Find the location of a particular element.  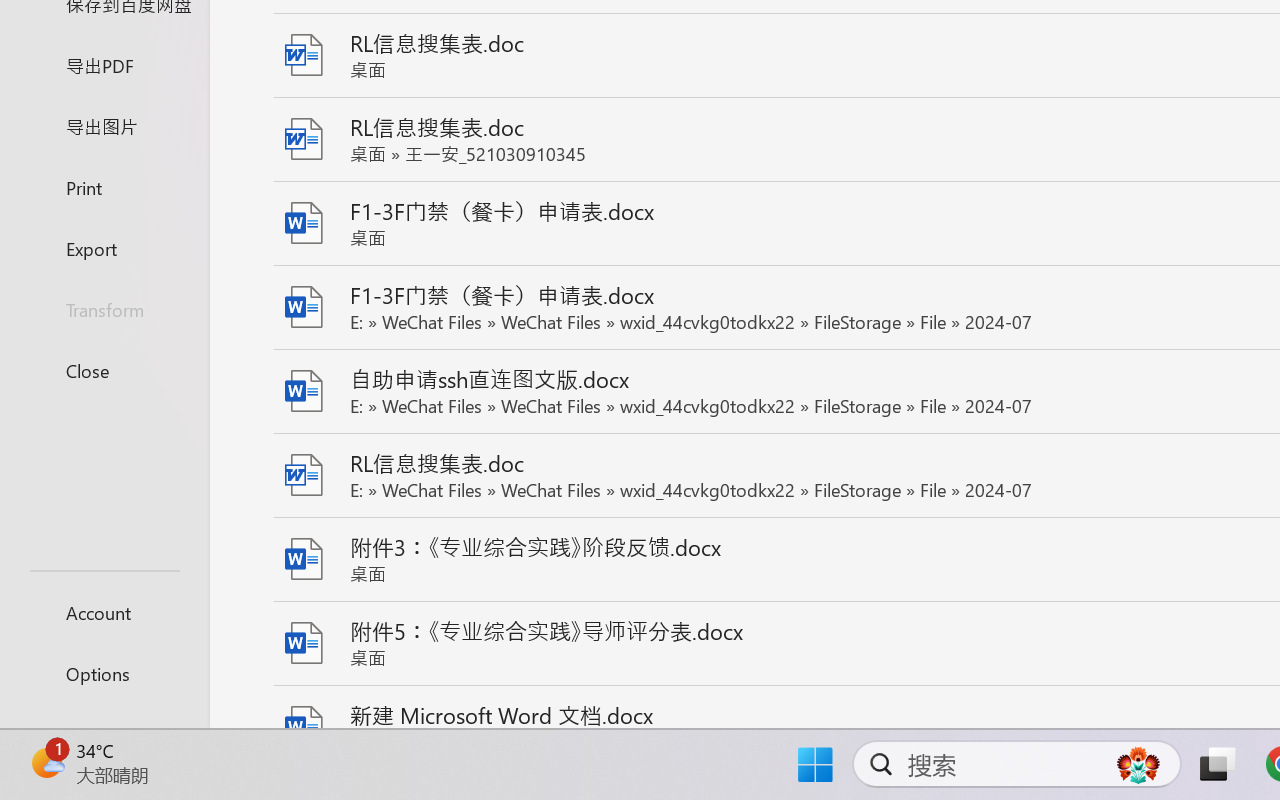

'Transform' is located at coordinates (103, 308).